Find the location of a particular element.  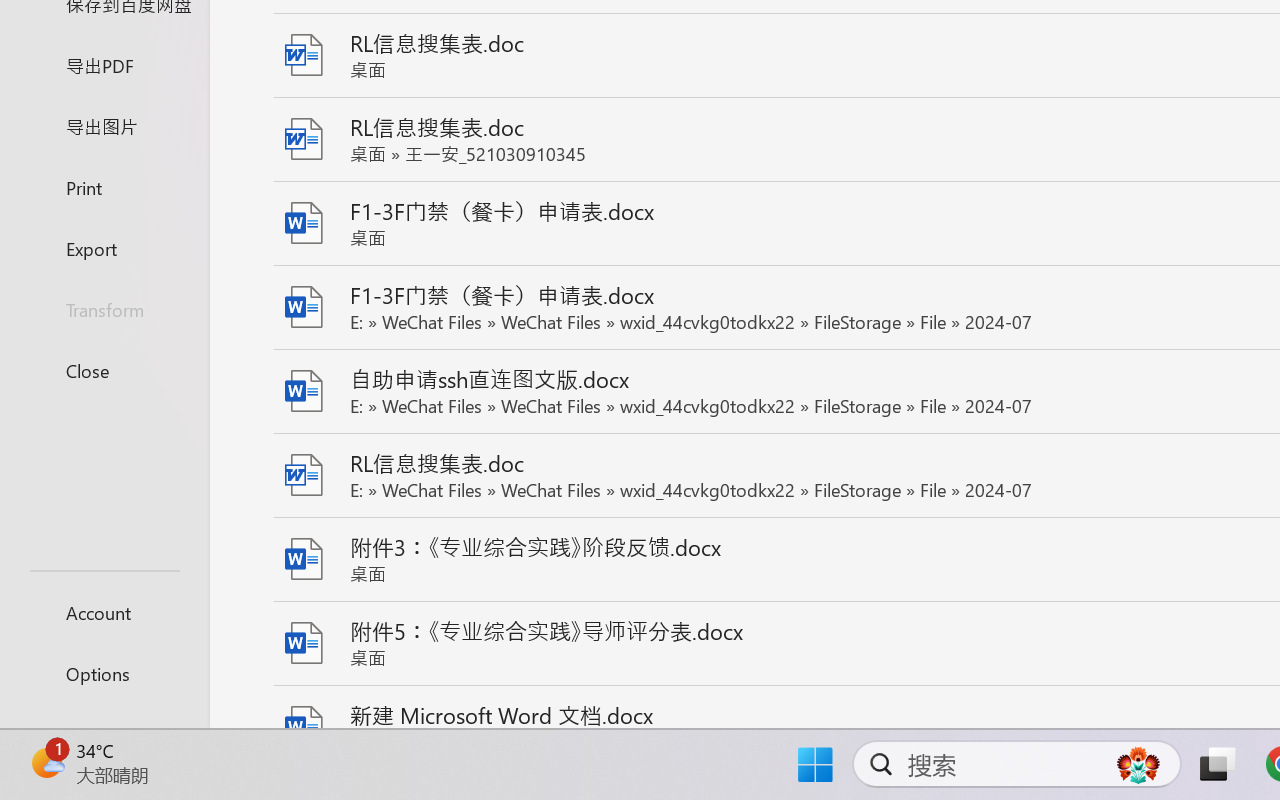

'Transform' is located at coordinates (103, 308).